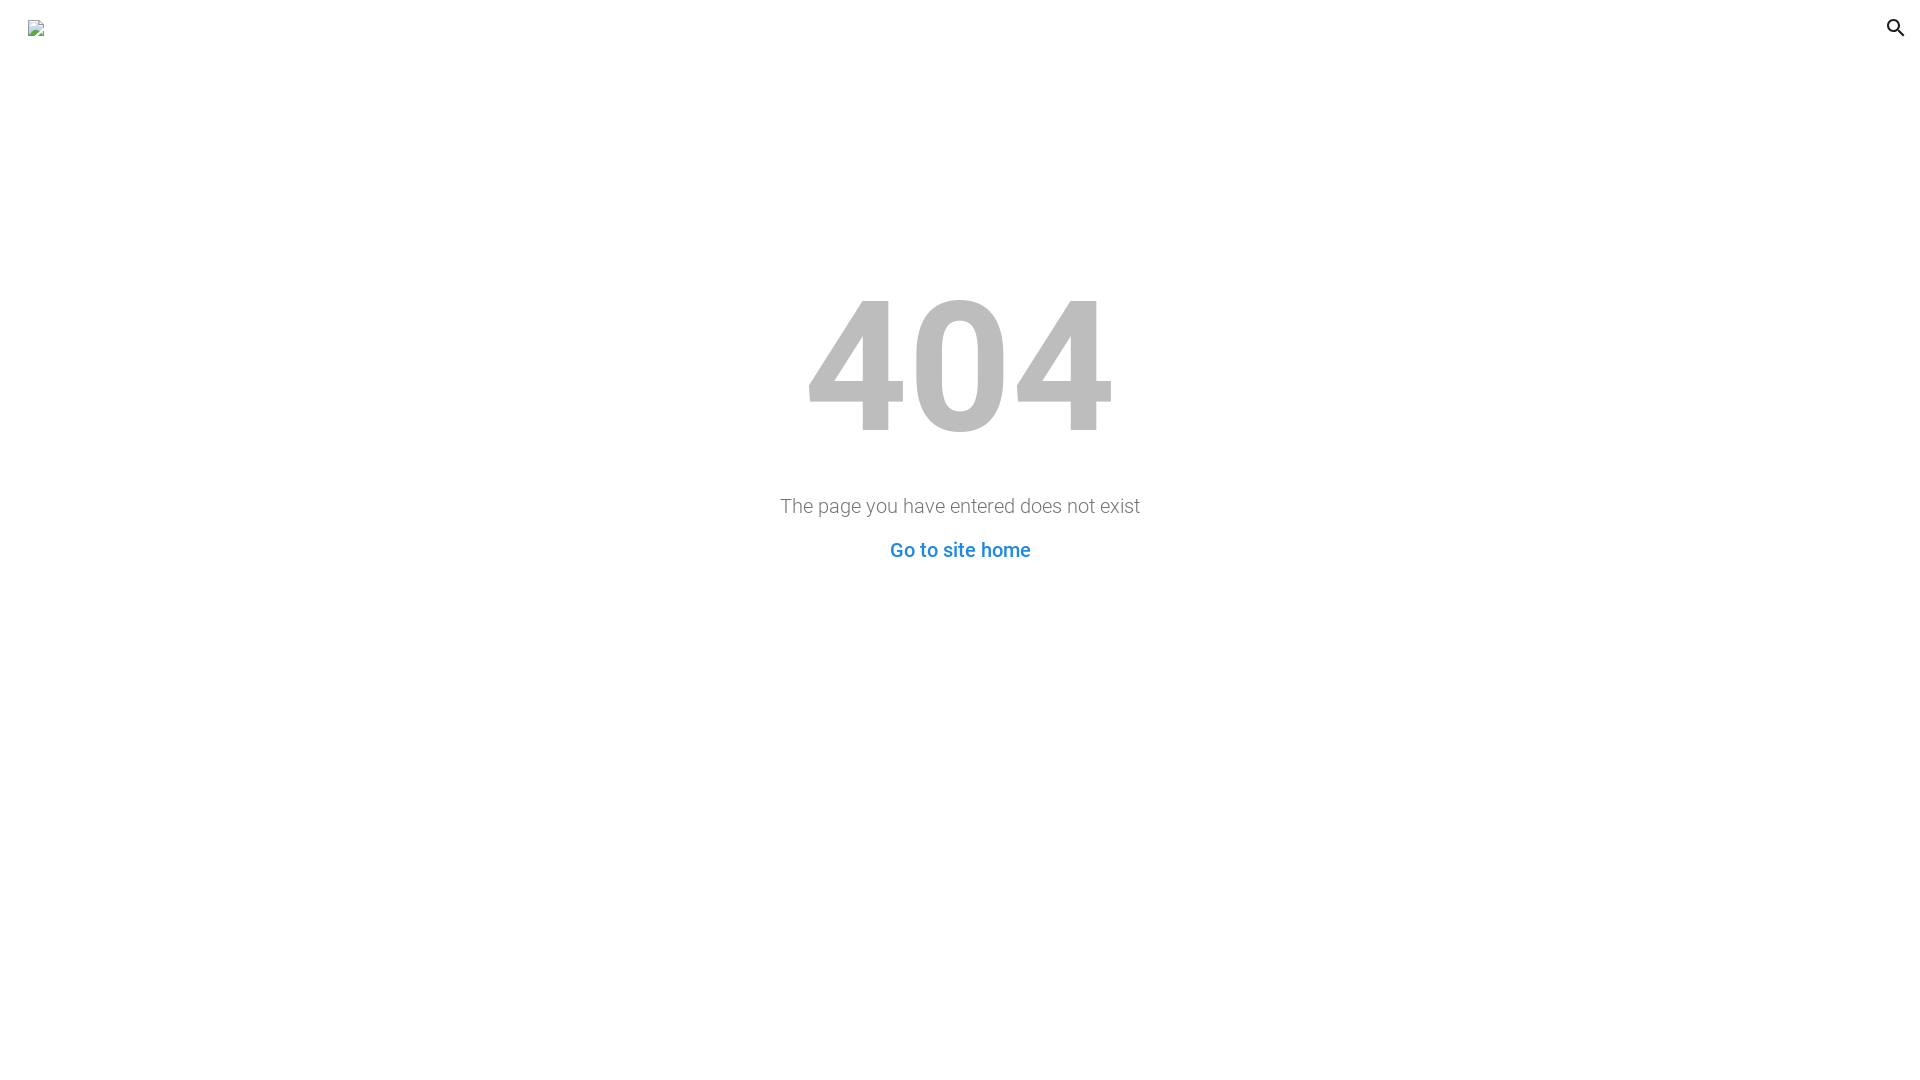 The height and width of the screenshot is (1080, 1920). I want to click on 'Go to site home', so click(960, 550).